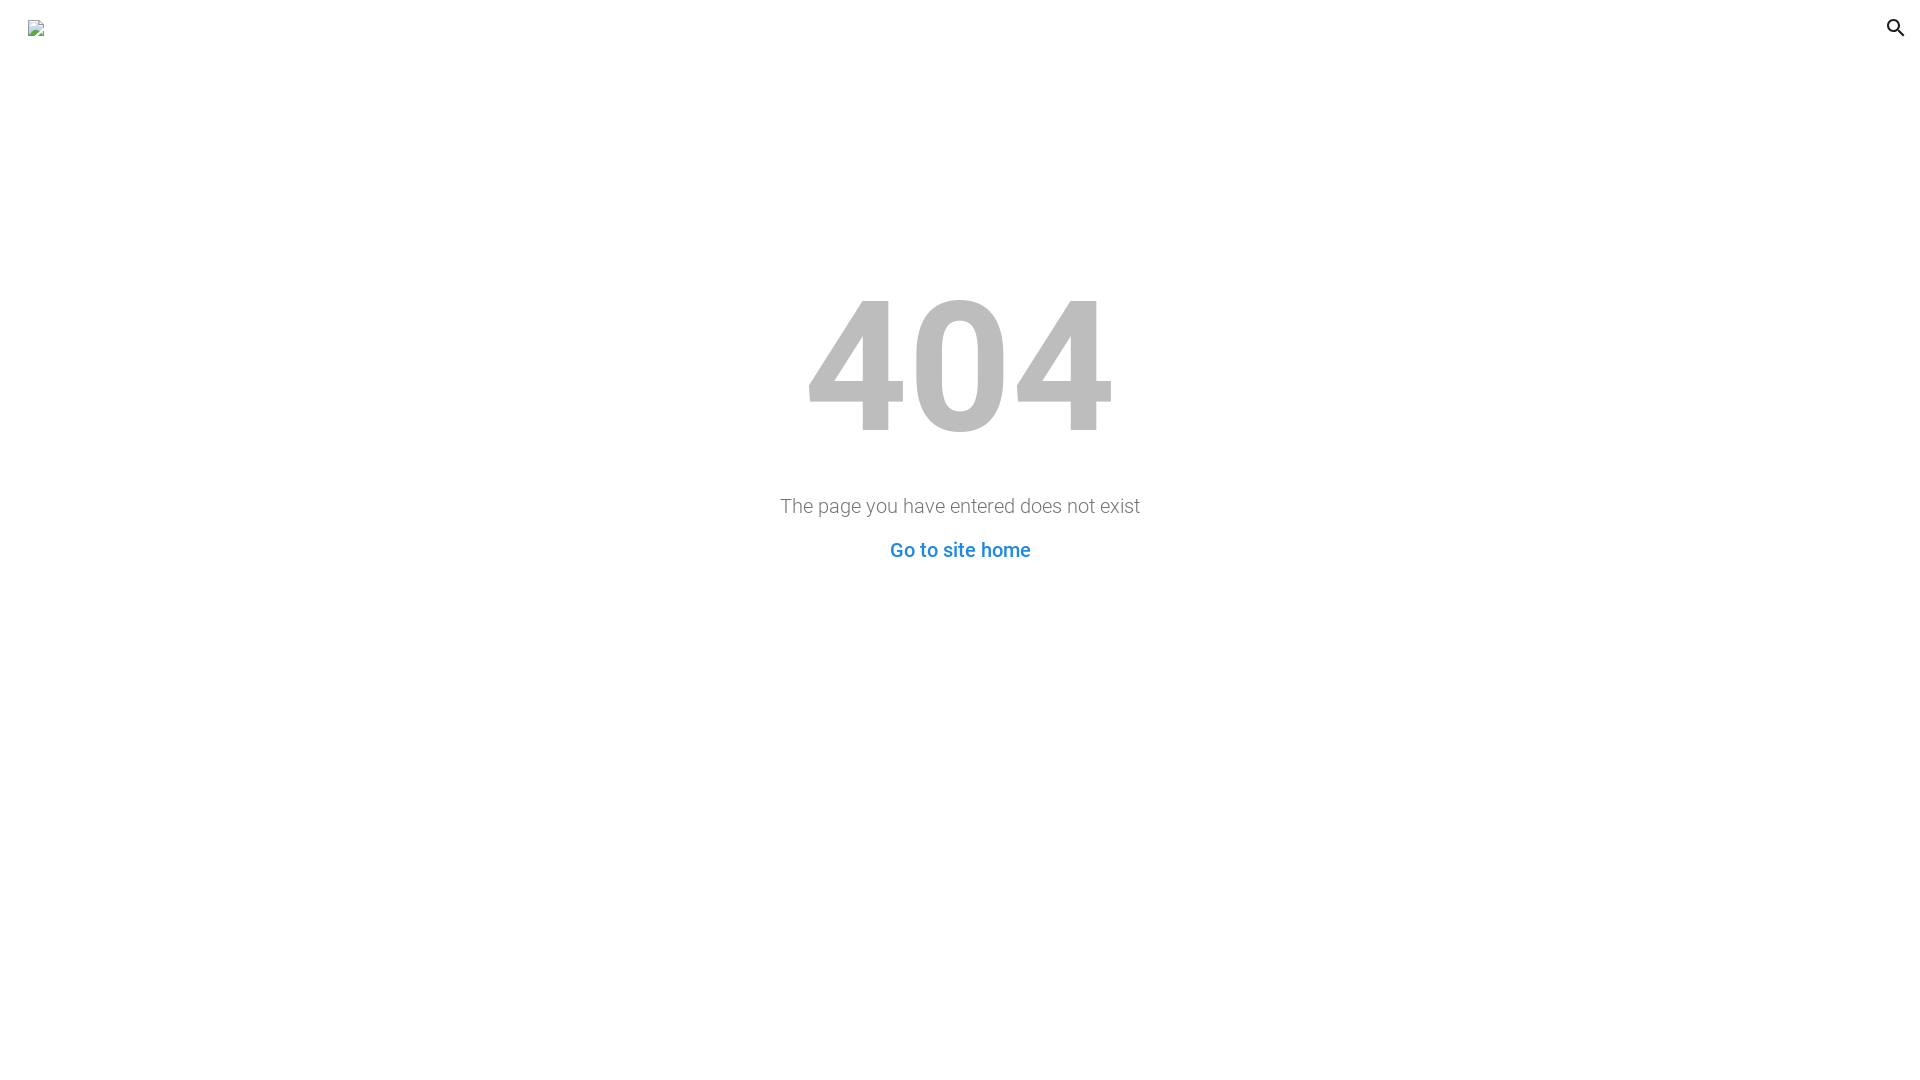 The height and width of the screenshot is (1080, 1920). I want to click on 'Go to site home', so click(960, 550).